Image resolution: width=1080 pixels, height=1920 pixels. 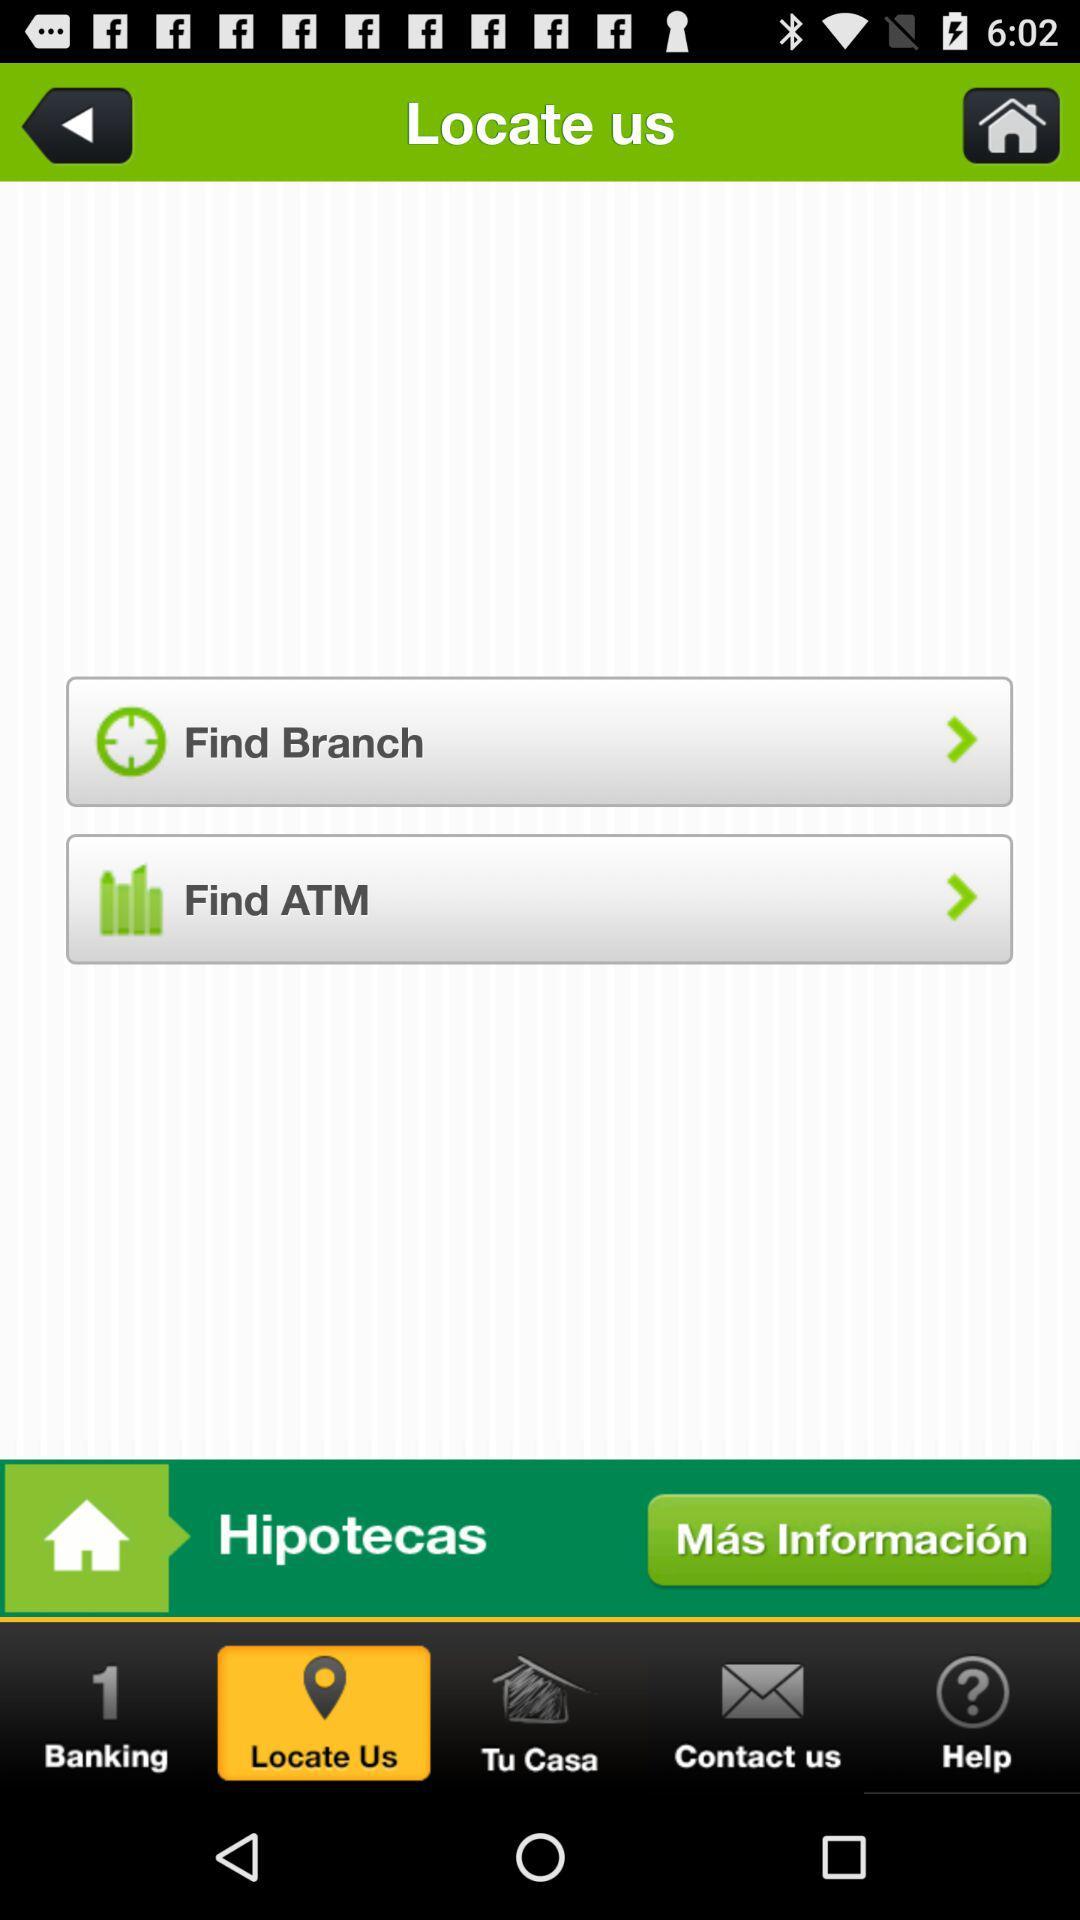 I want to click on go home, so click(x=540, y=1707).